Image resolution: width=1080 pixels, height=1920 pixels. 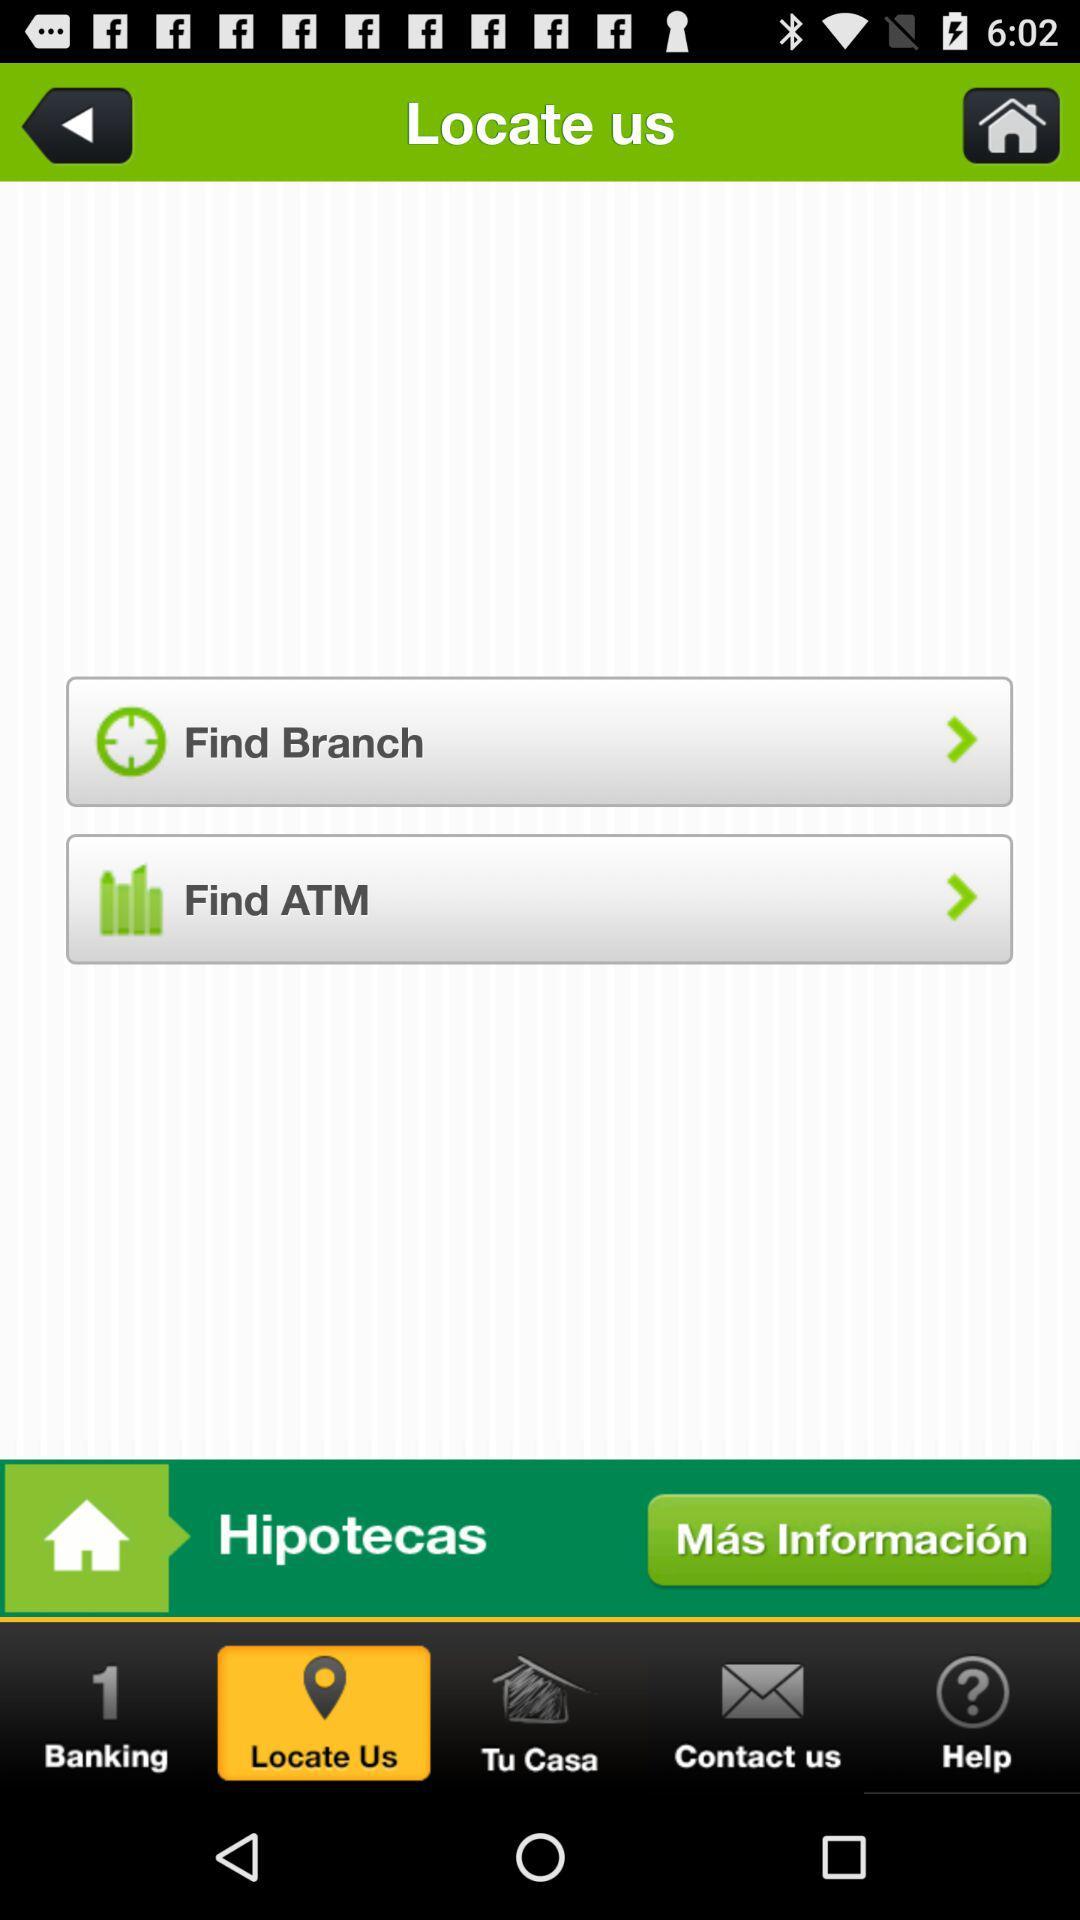 I want to click on go home, so click(x=540, y=1707).